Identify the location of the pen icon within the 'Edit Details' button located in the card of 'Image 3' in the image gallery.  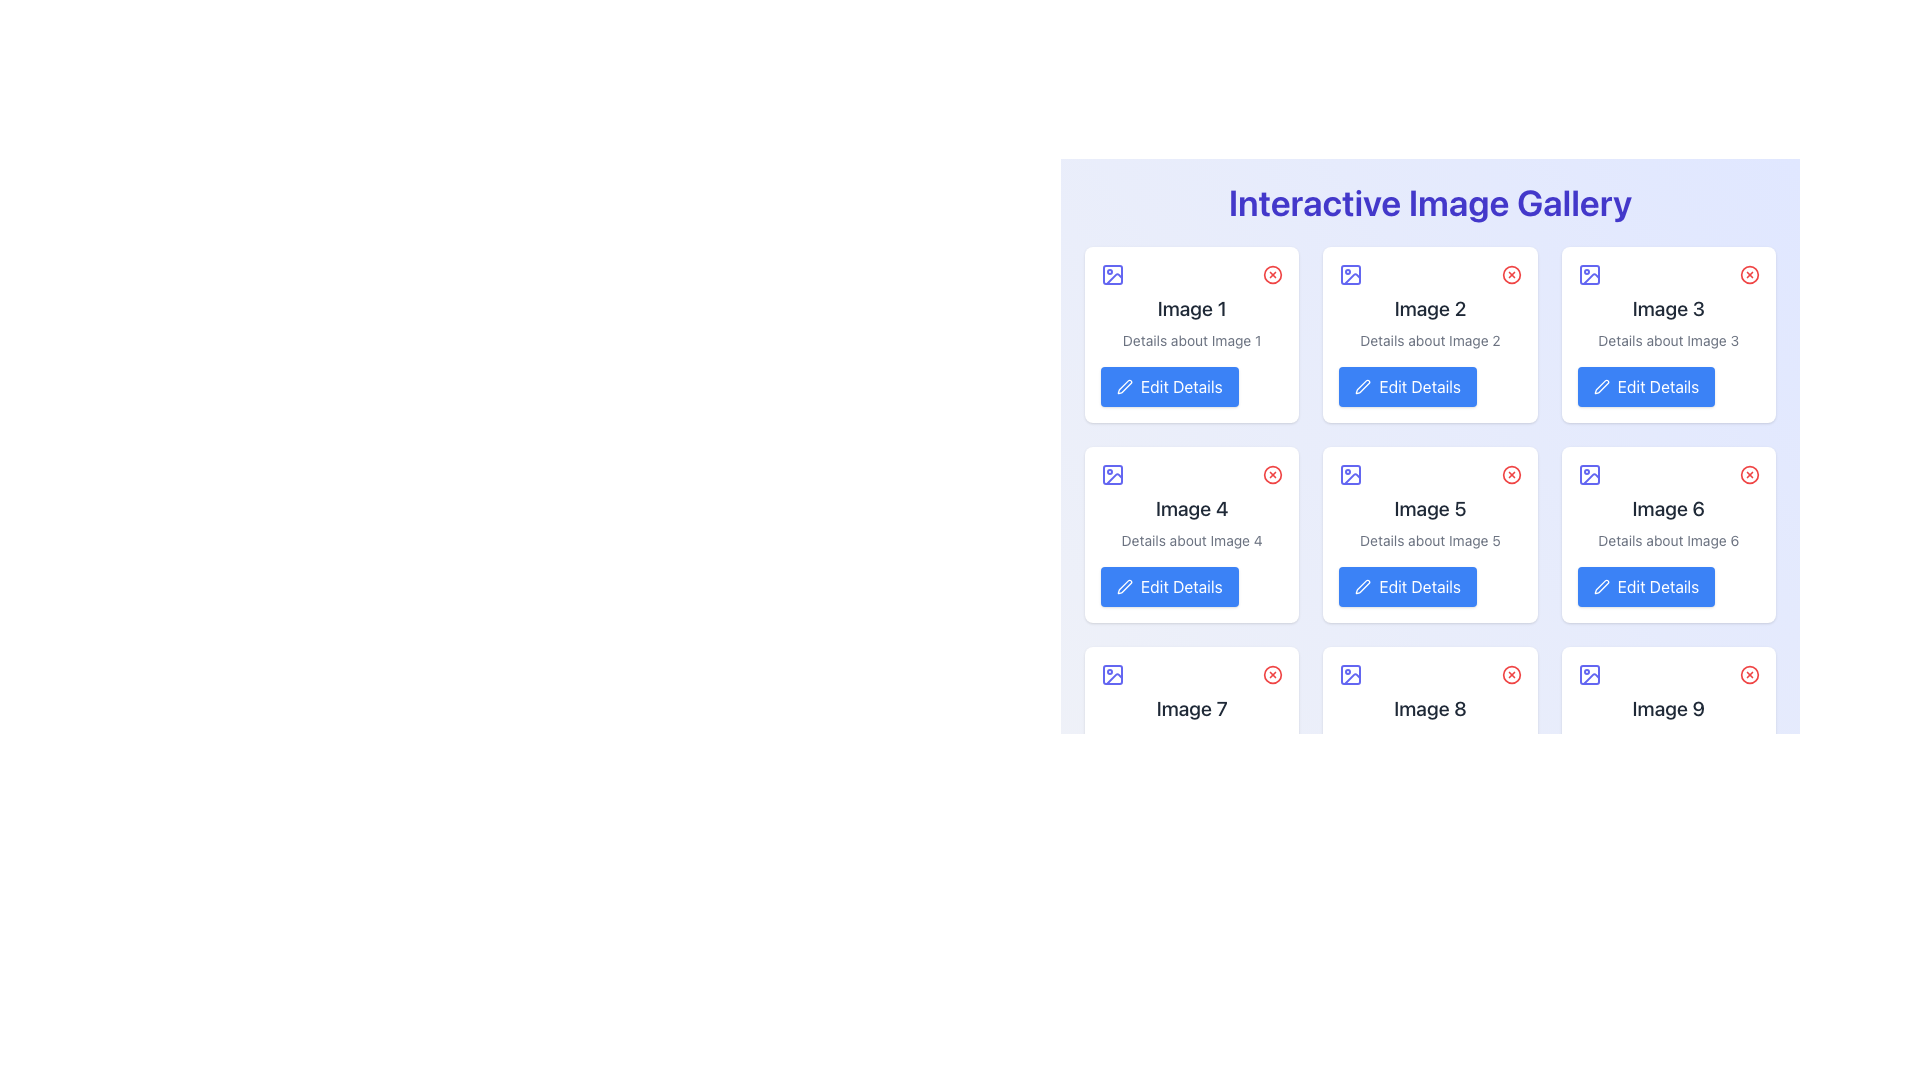
(1601, 386).